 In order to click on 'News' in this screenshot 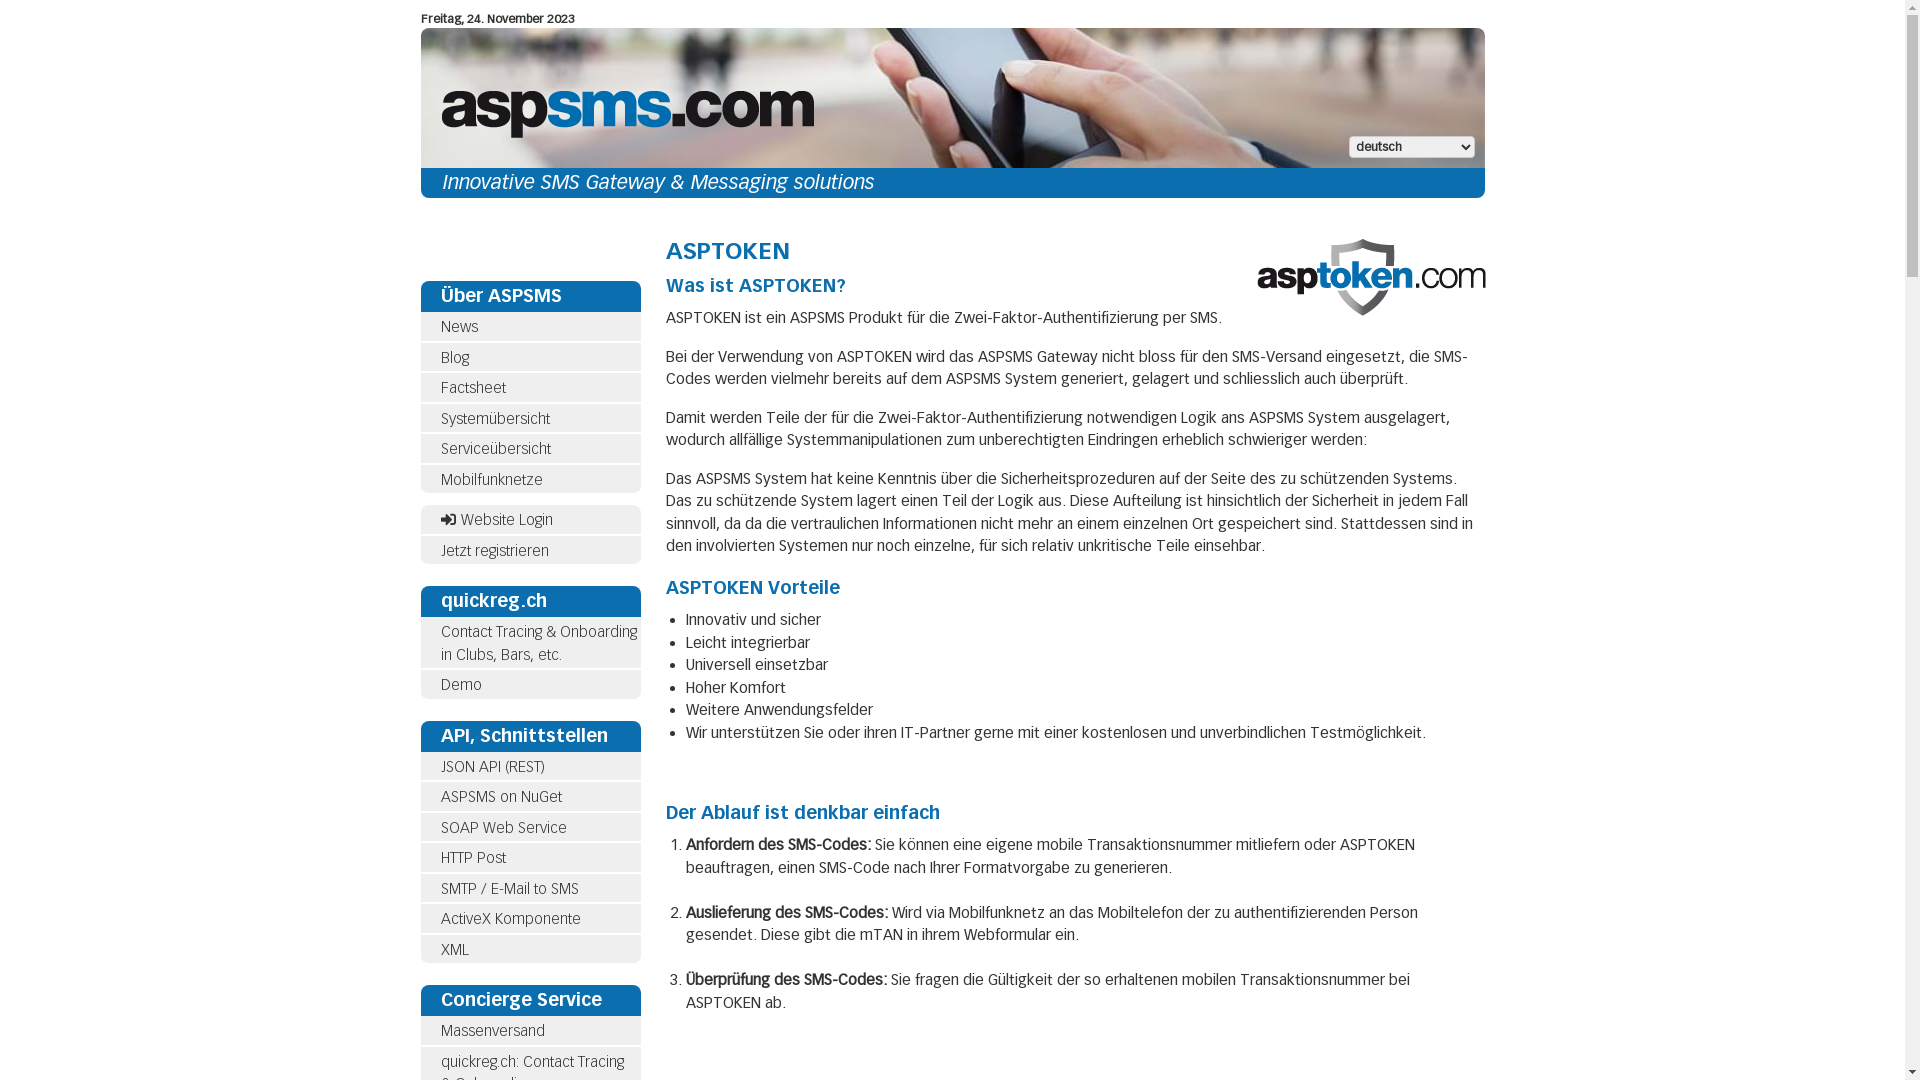, I will do `click(457, 326)`.